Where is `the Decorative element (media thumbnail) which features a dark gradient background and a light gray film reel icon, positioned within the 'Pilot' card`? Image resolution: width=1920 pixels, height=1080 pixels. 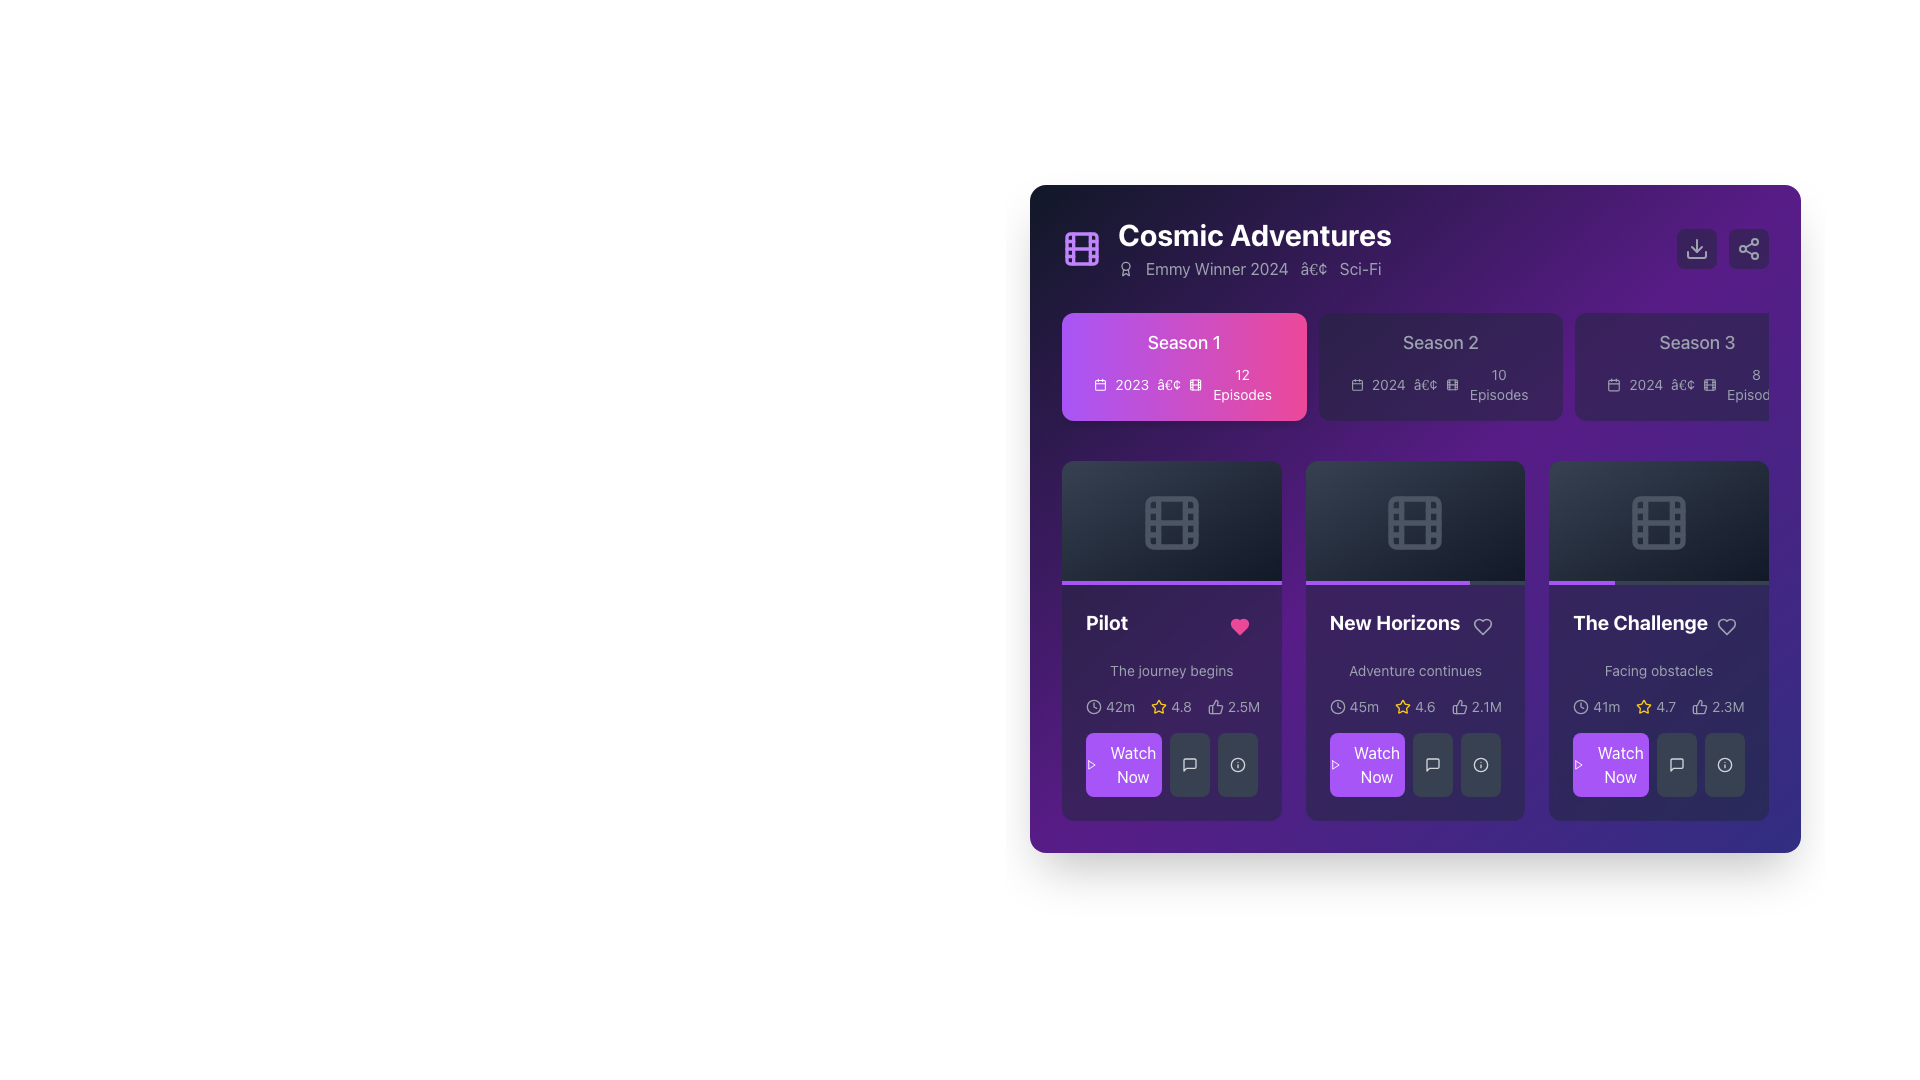 the Decorative element (media thumbnail) which features a dark gradient background and a light gray film reel icon, positioned within the 'Pilot' card is located at coordinates (1171, 521).